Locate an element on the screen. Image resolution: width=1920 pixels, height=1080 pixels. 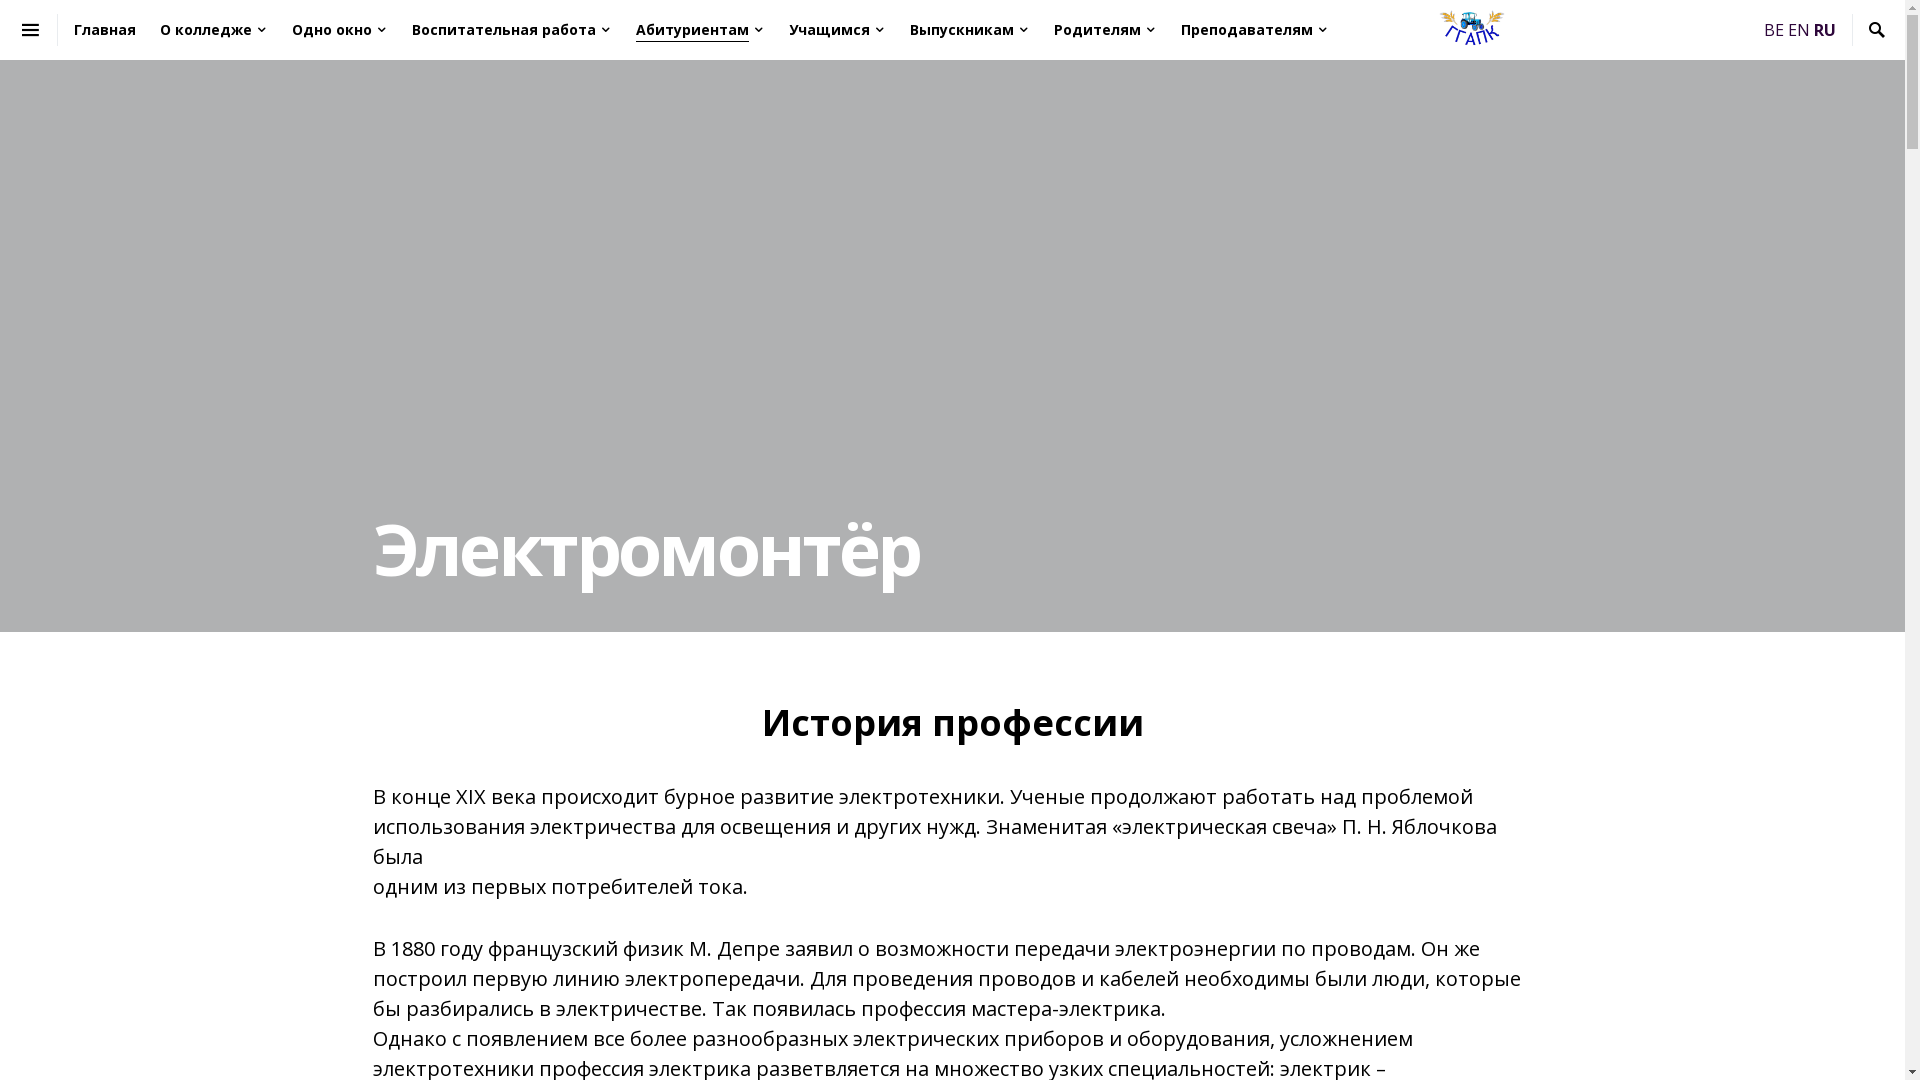
'BE' is located at coordinates (1774, 29).